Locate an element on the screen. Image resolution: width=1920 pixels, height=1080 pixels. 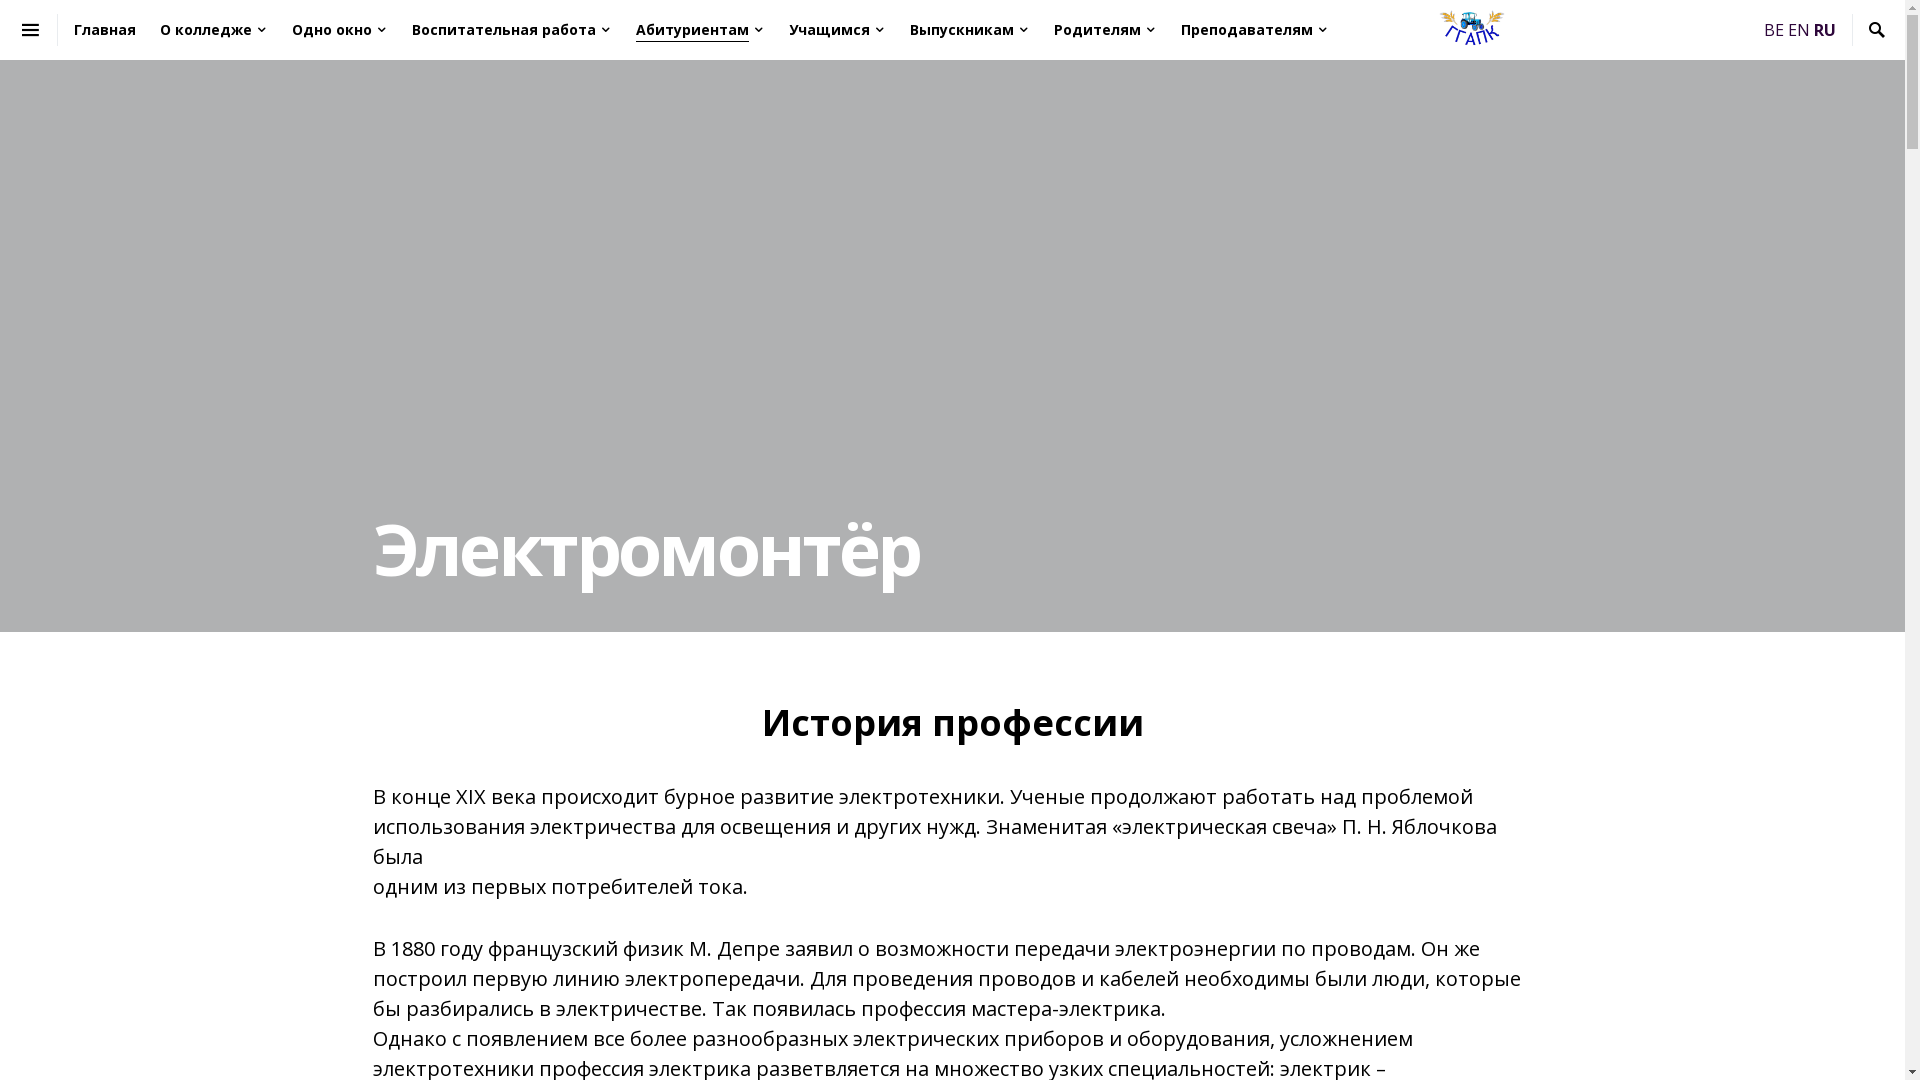
'BE' is located at coordinates (1774, 29).